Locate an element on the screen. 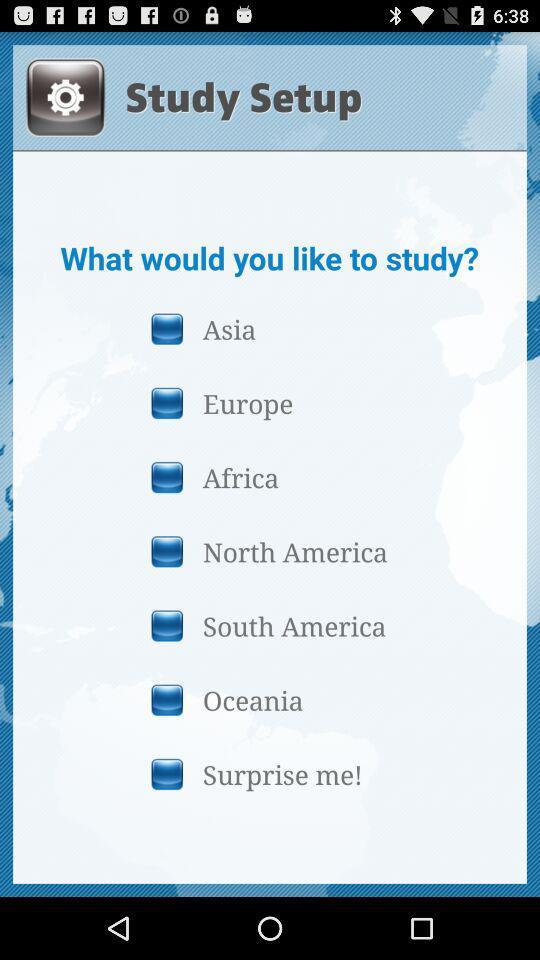 This screenshot has width=540, height=960. the button above north america is located at coordinates (269, 477).